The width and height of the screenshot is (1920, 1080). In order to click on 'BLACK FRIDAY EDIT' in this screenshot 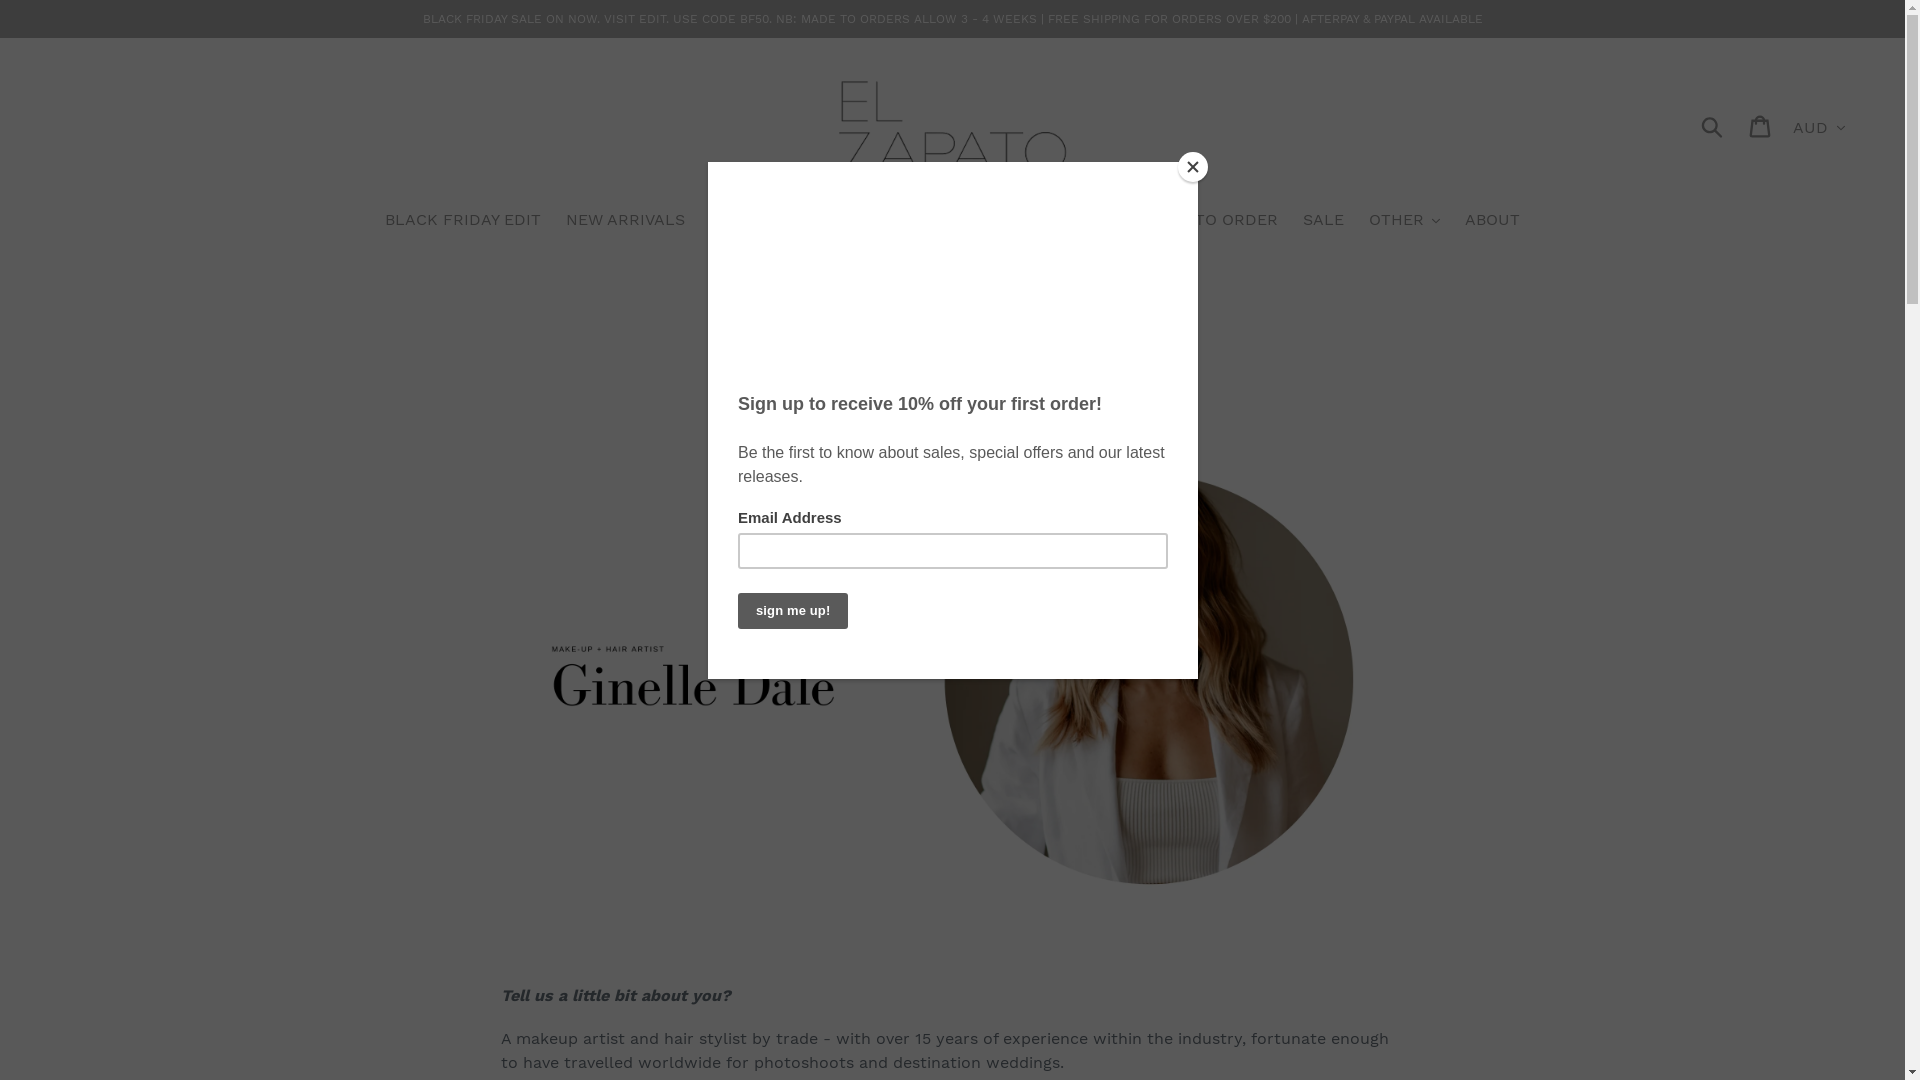, I will do `click(374, 221)`.